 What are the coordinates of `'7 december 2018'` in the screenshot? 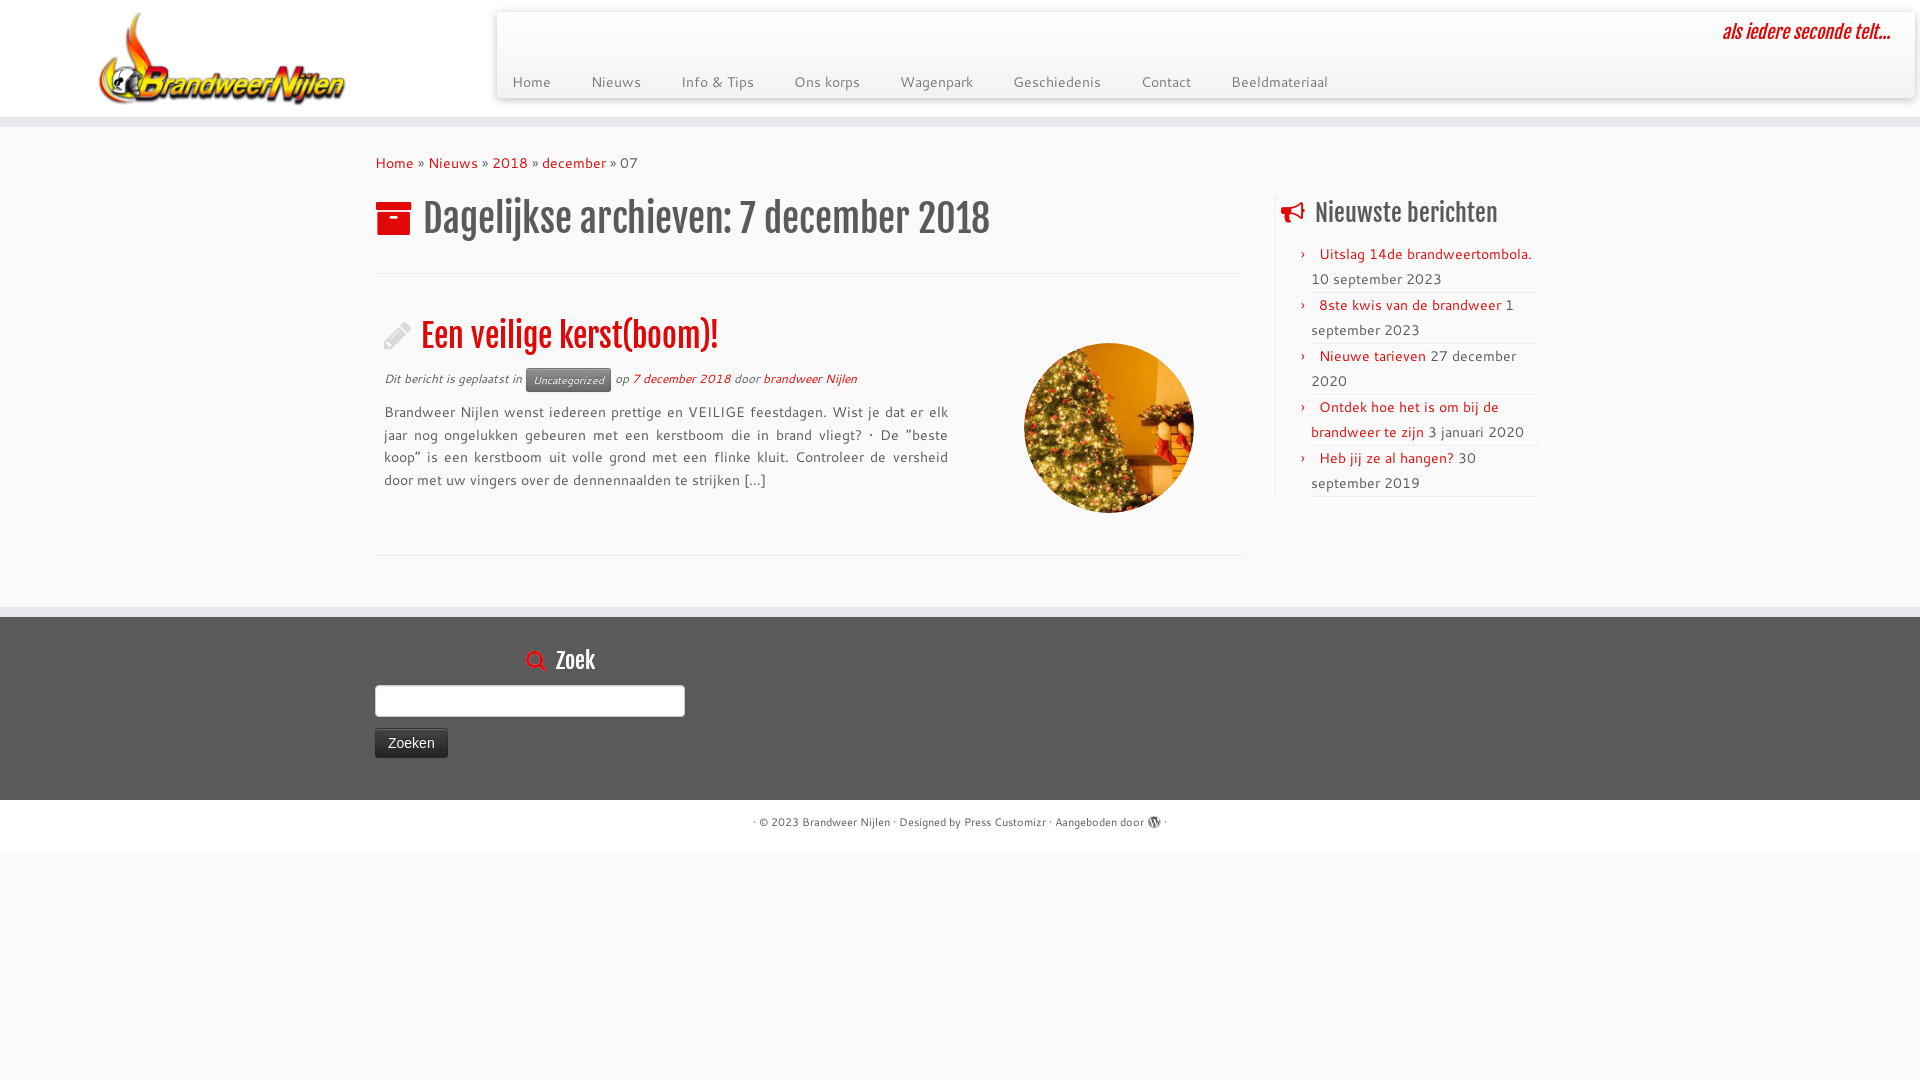 It's located at (681, 378).